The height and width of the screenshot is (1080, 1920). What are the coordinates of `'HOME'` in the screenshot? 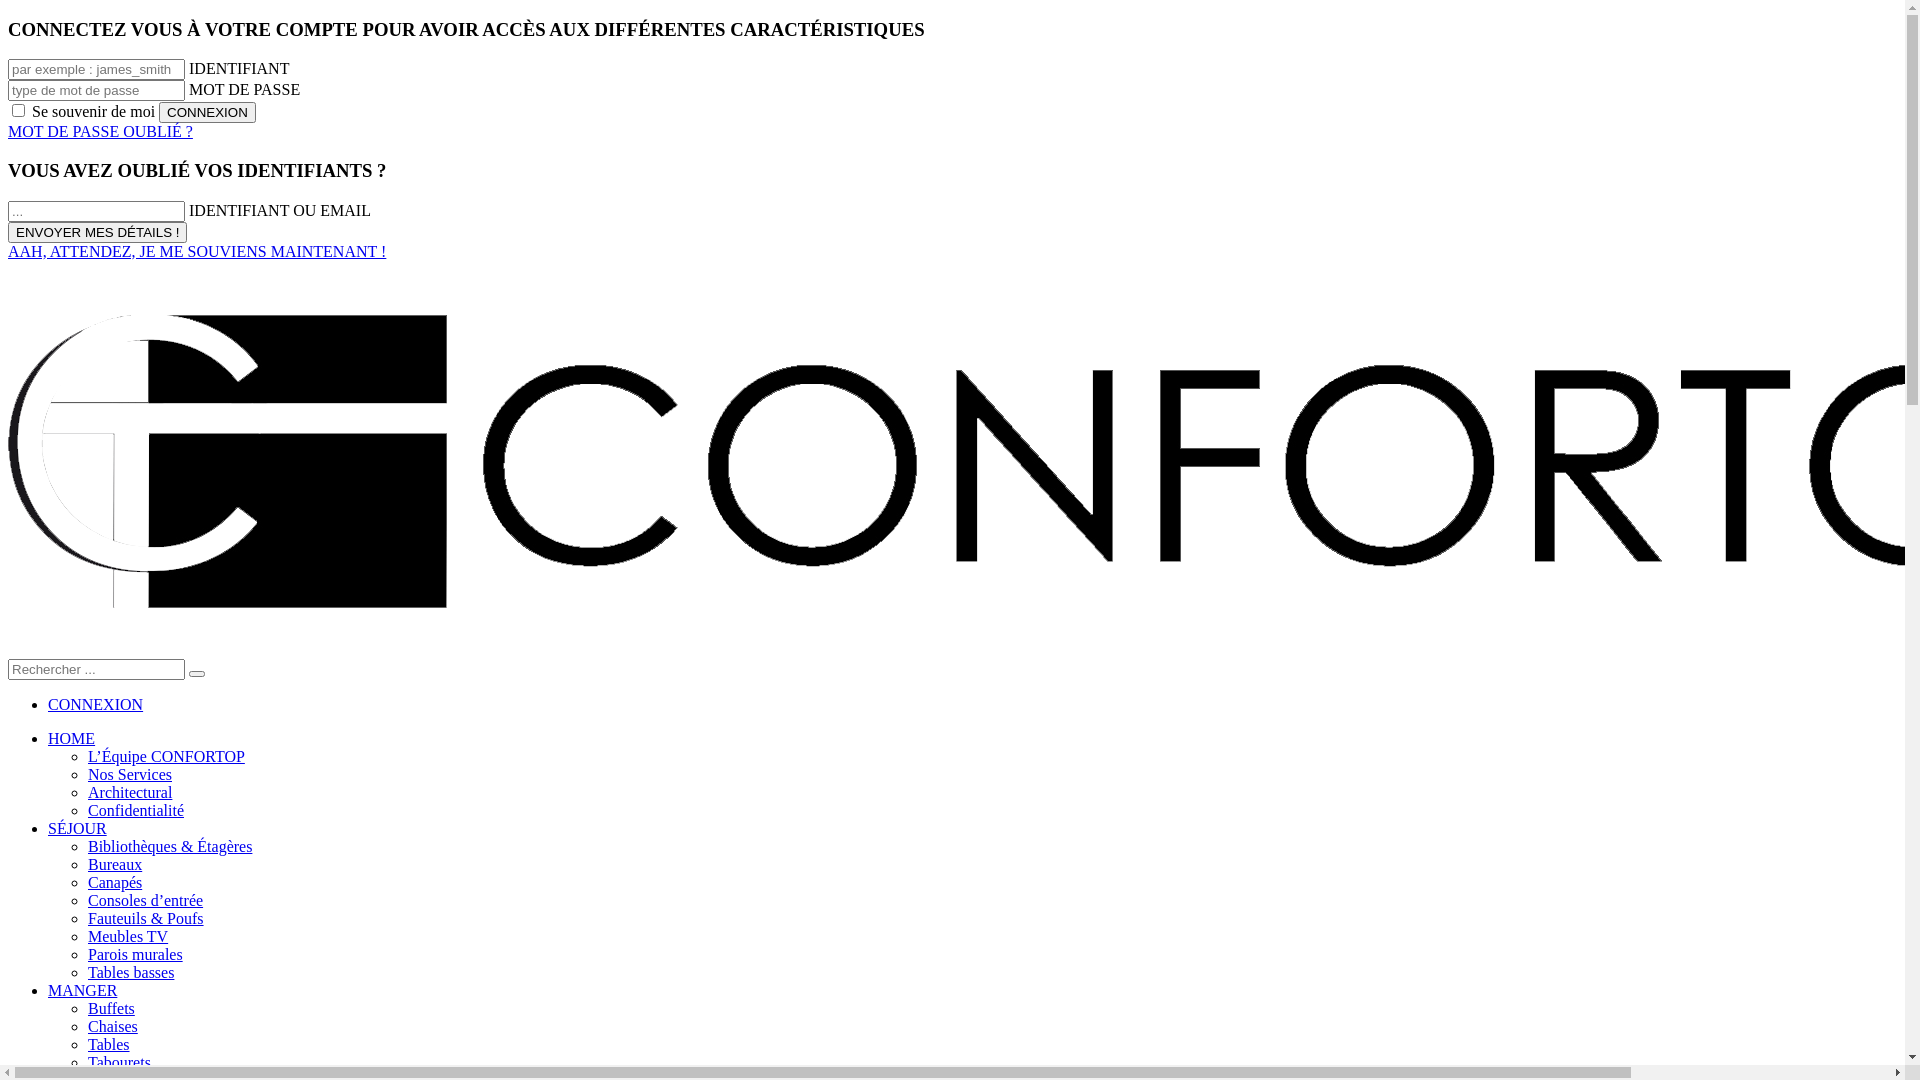 It's located at (48, 738).